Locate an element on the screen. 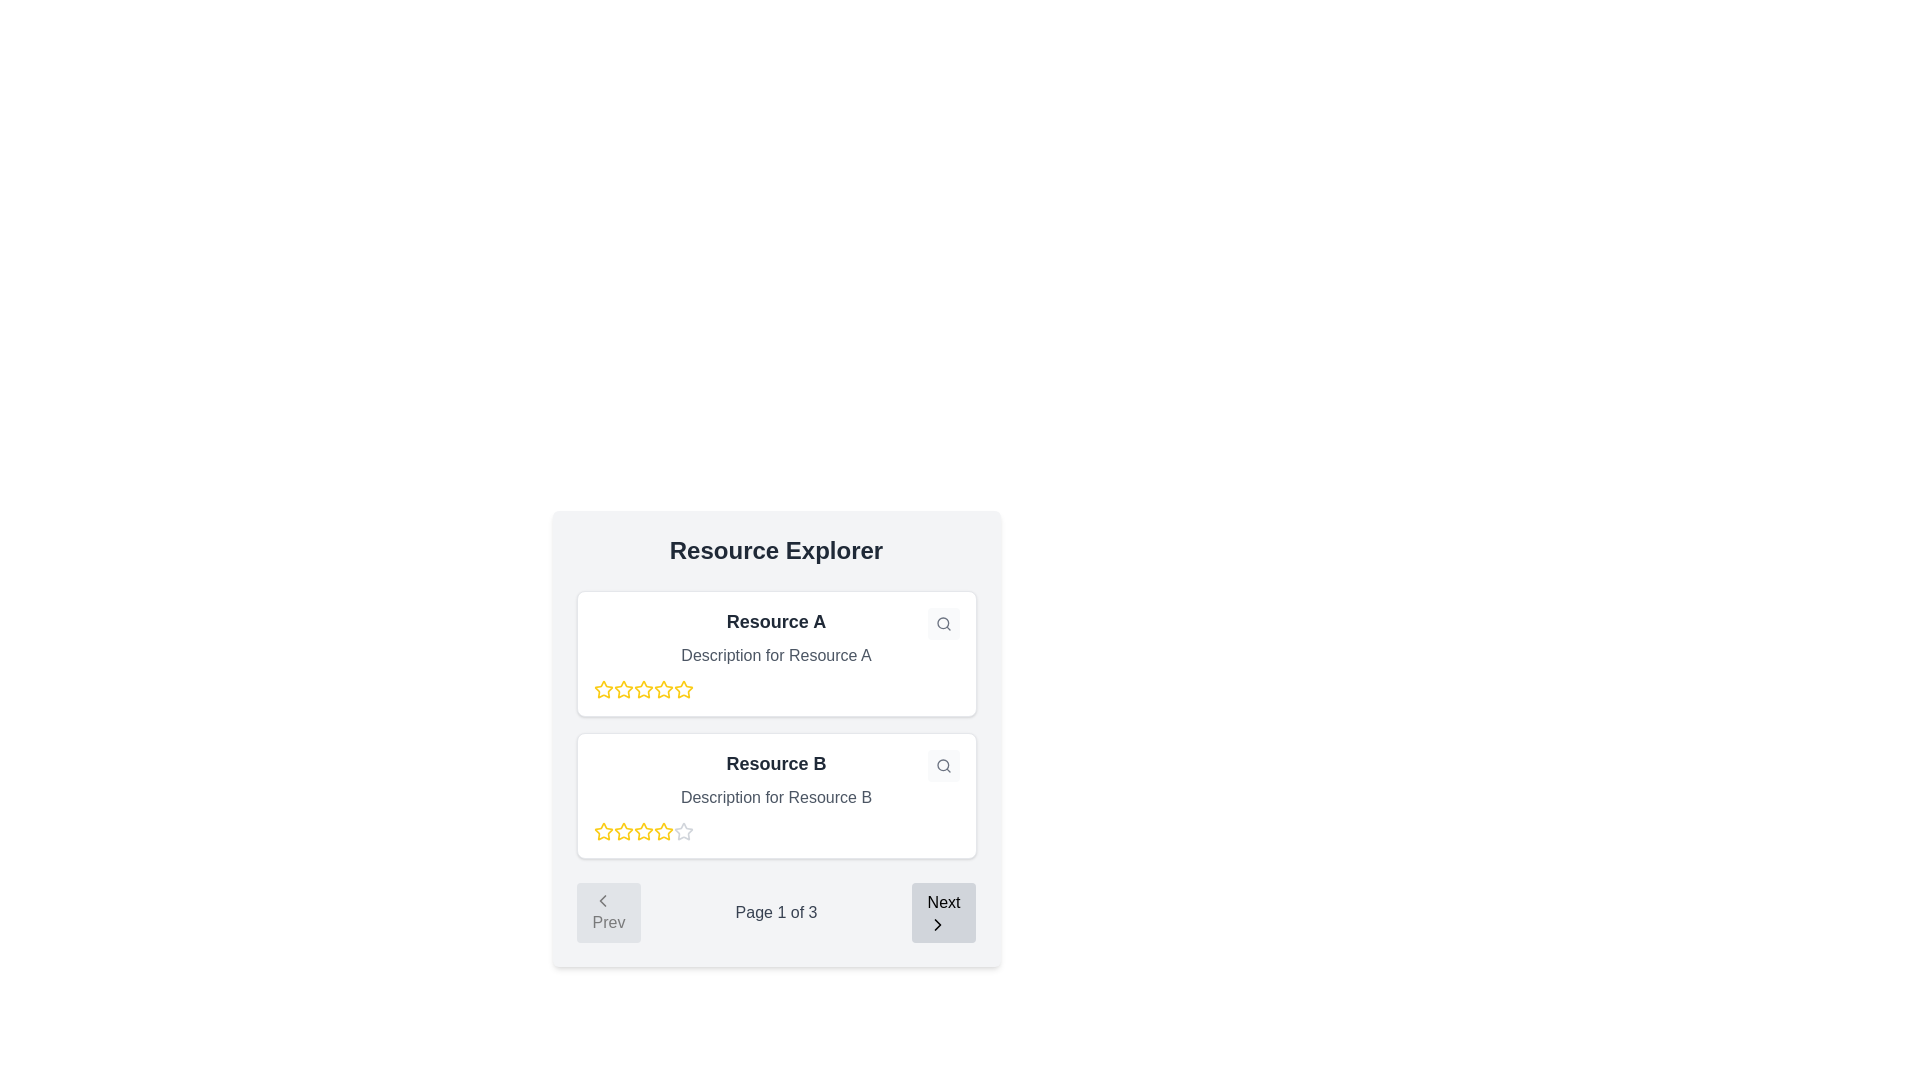 The height and width of the screenshot is (1080, 1920). the third star icon in the rating widget for 'Resource B' is located at coordinates (643, 831).